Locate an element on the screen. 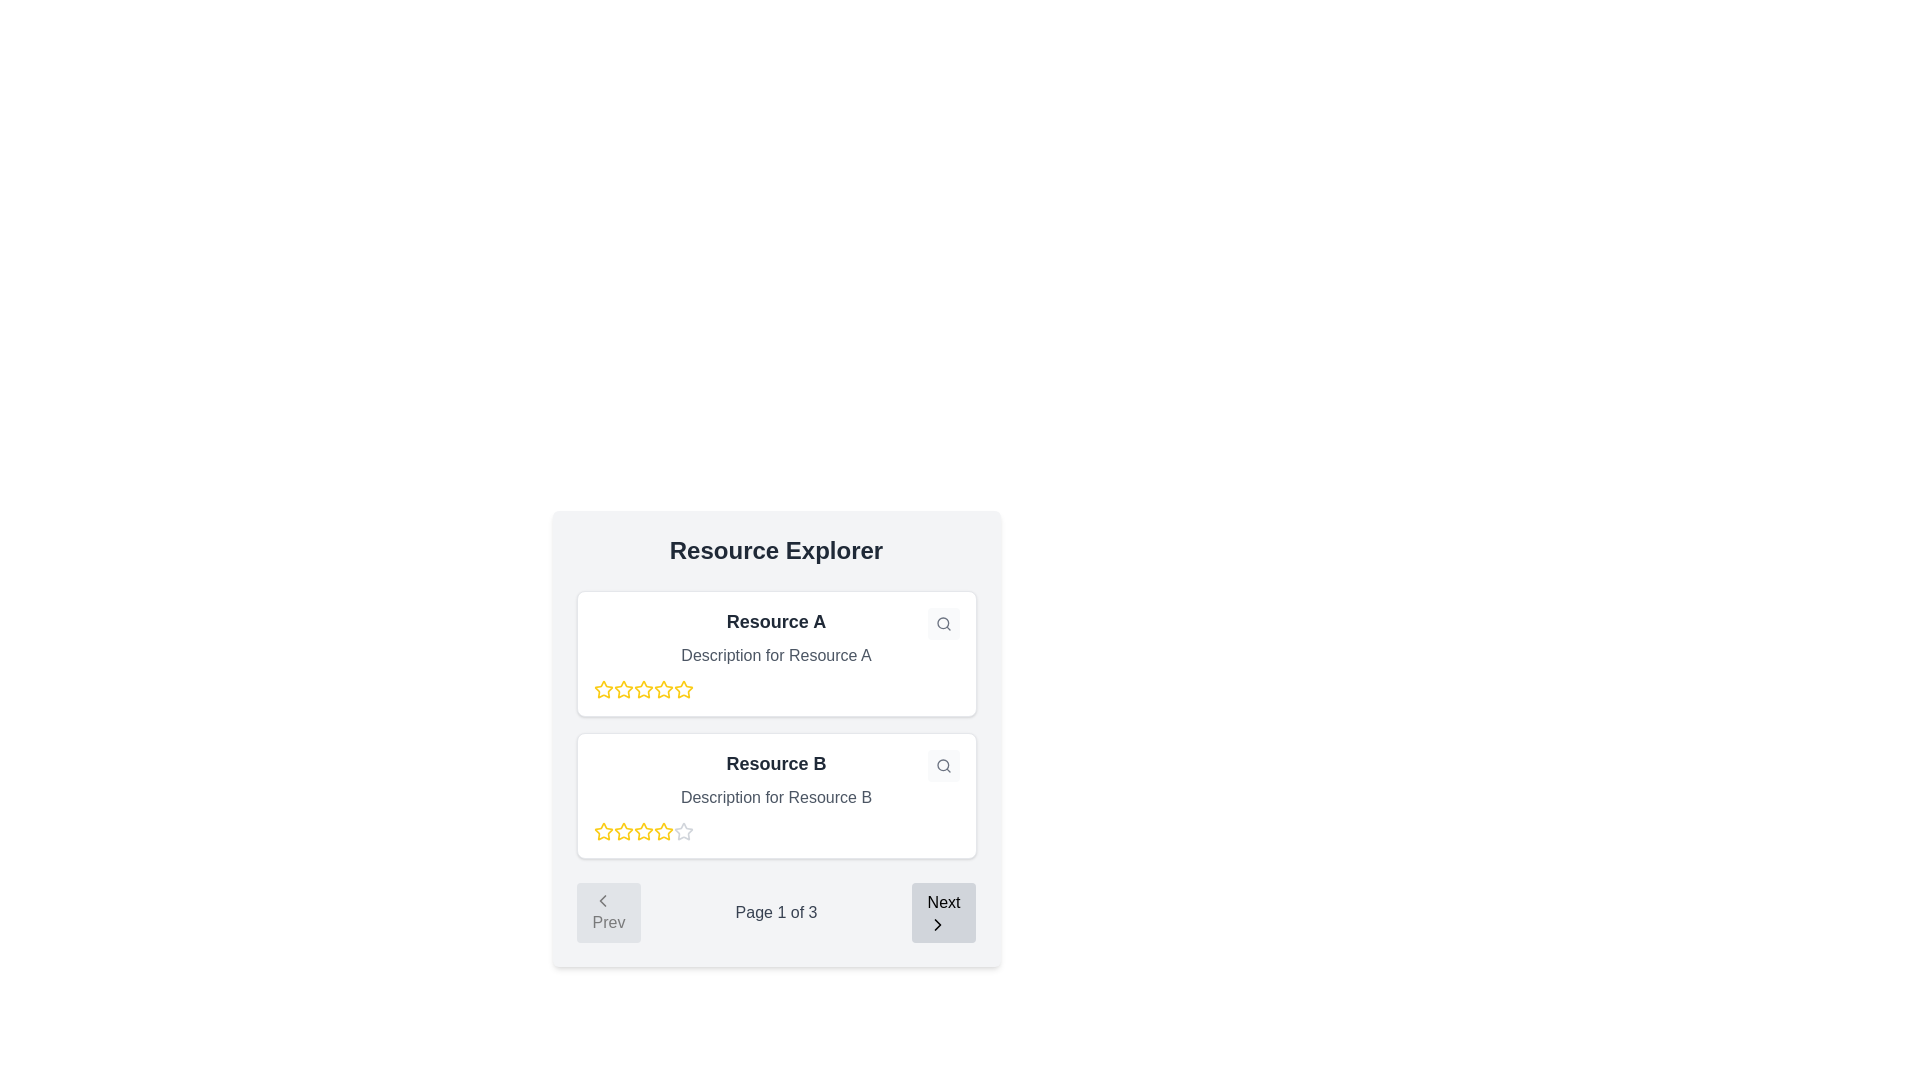 The height and width of the screenshot is (1080, 1920). the third star icon in the rating widget for 'Resource B' is located at coordinates (643, 831).